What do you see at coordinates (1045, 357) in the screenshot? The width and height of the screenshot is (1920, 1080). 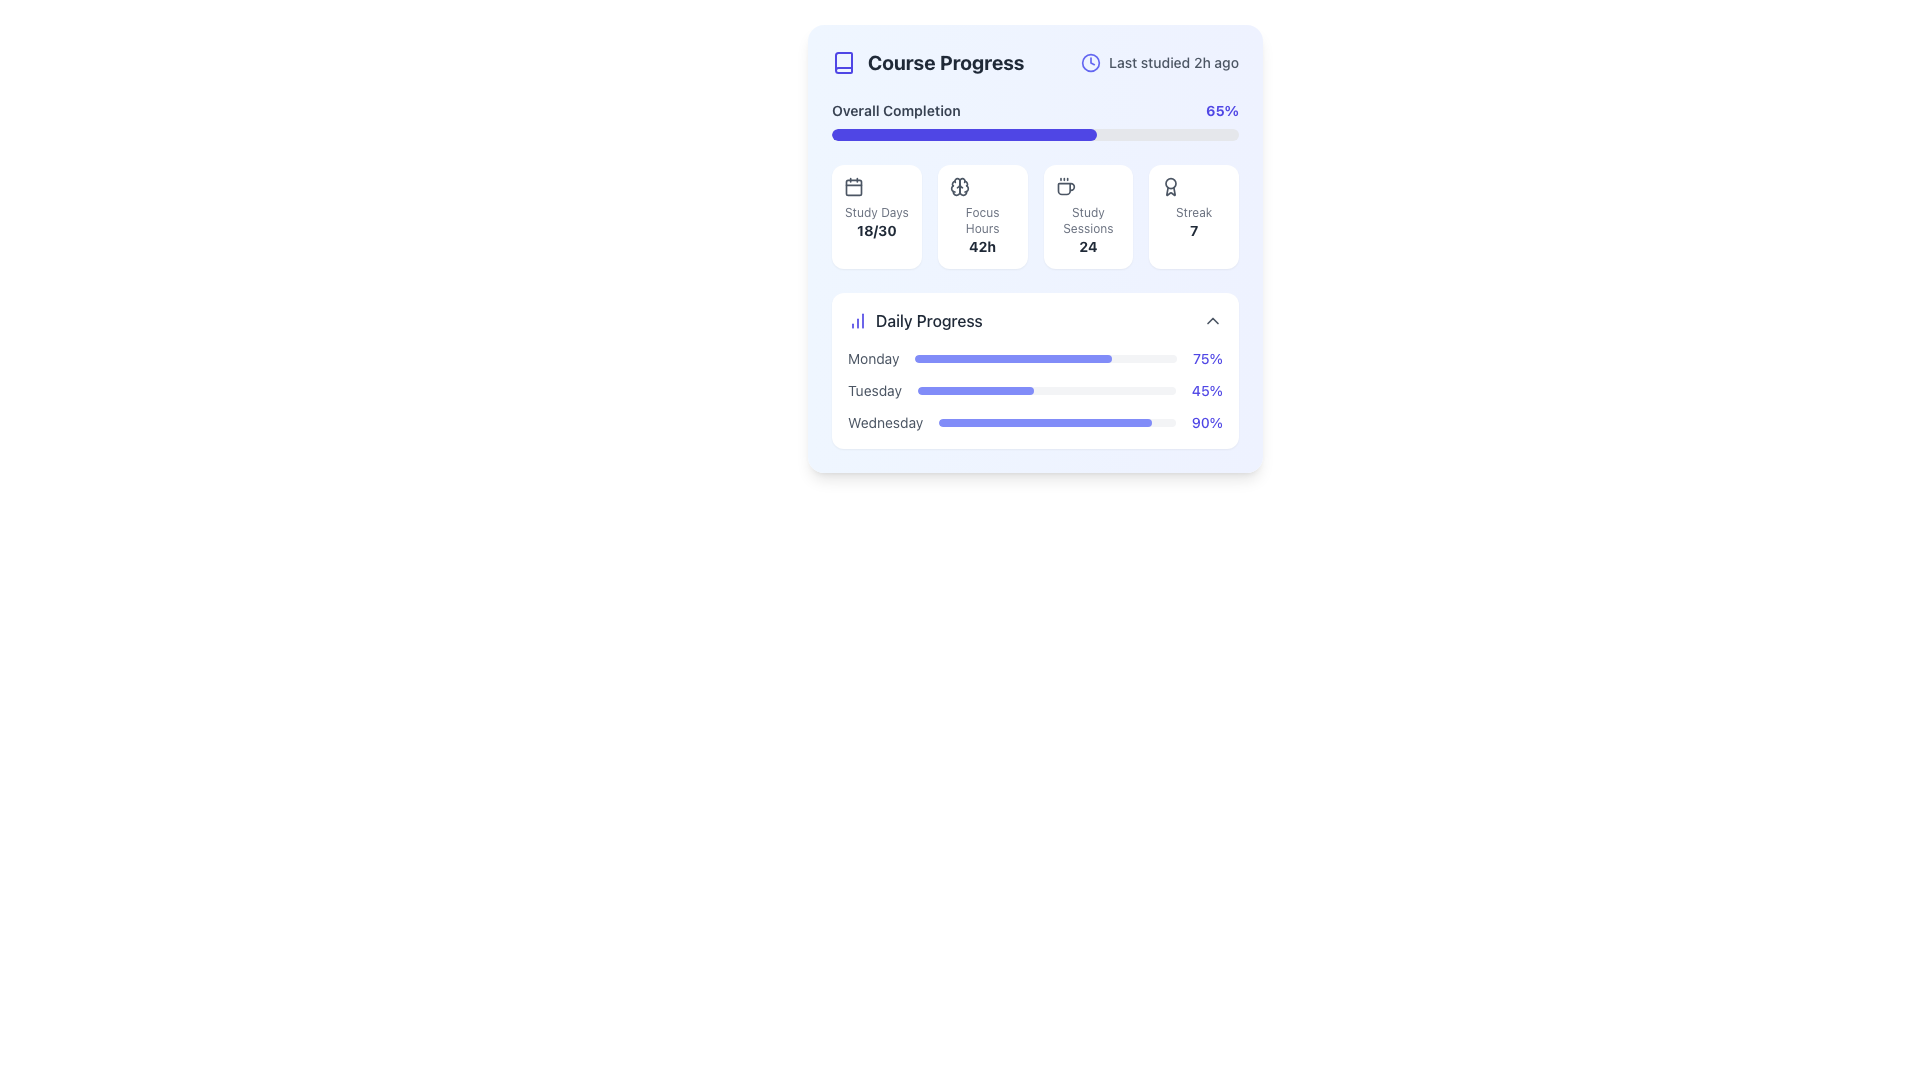 I see `the horizontal progress bar located in the 'Daily Progress' subsection, positioned between the 'Monday' label and the '75%' indicator` at bounding box center [1045, 357].